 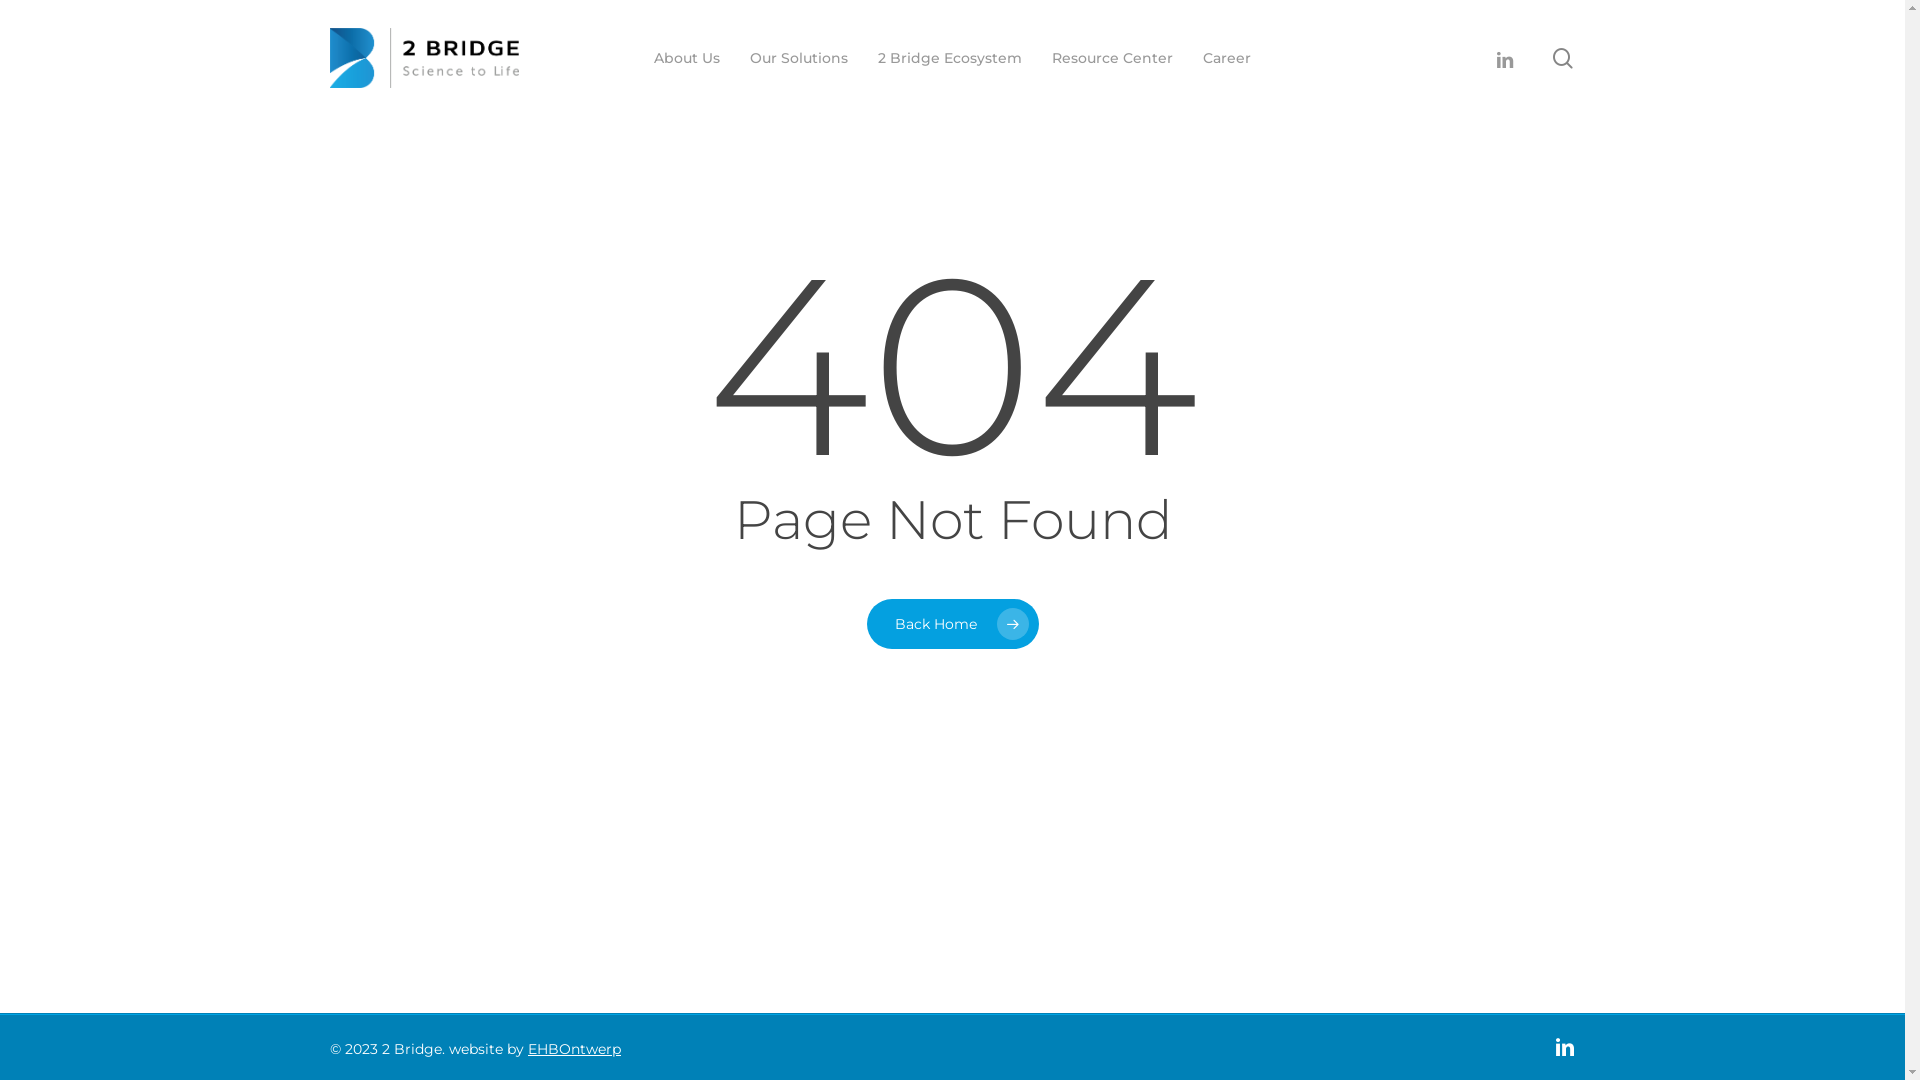 I want to click on 'Our Solutions', so click(x=748, y=56).